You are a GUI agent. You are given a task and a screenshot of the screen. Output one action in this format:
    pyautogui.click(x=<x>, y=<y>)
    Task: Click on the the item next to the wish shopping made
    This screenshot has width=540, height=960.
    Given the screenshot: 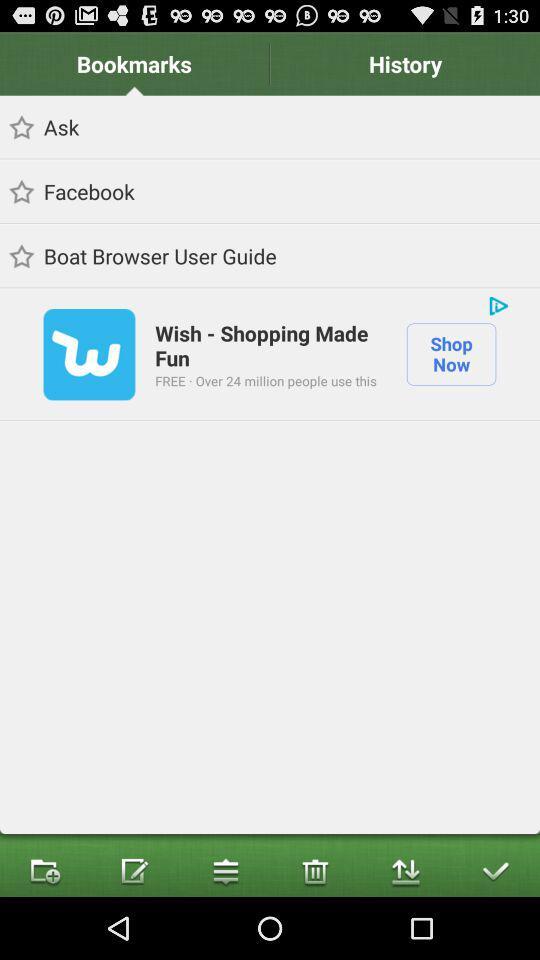 What is the action you would take?
    pyautogui.click(x=497, y=305)
    